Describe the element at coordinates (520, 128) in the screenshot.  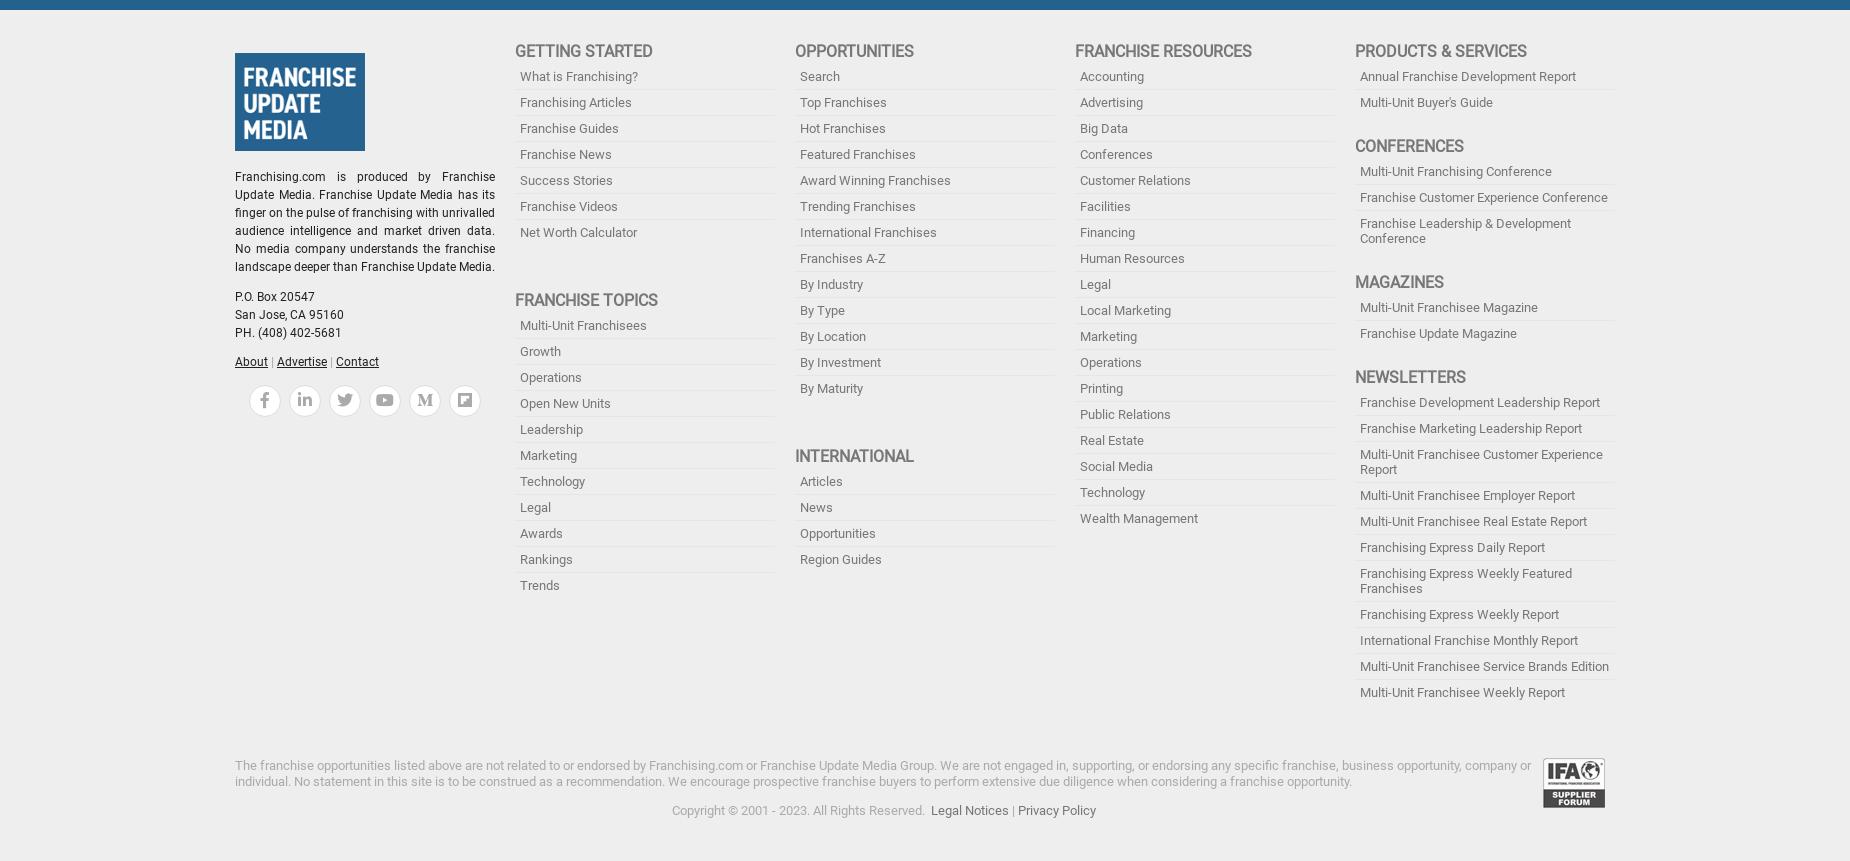
I see `'Franchise Guides'` at that location.